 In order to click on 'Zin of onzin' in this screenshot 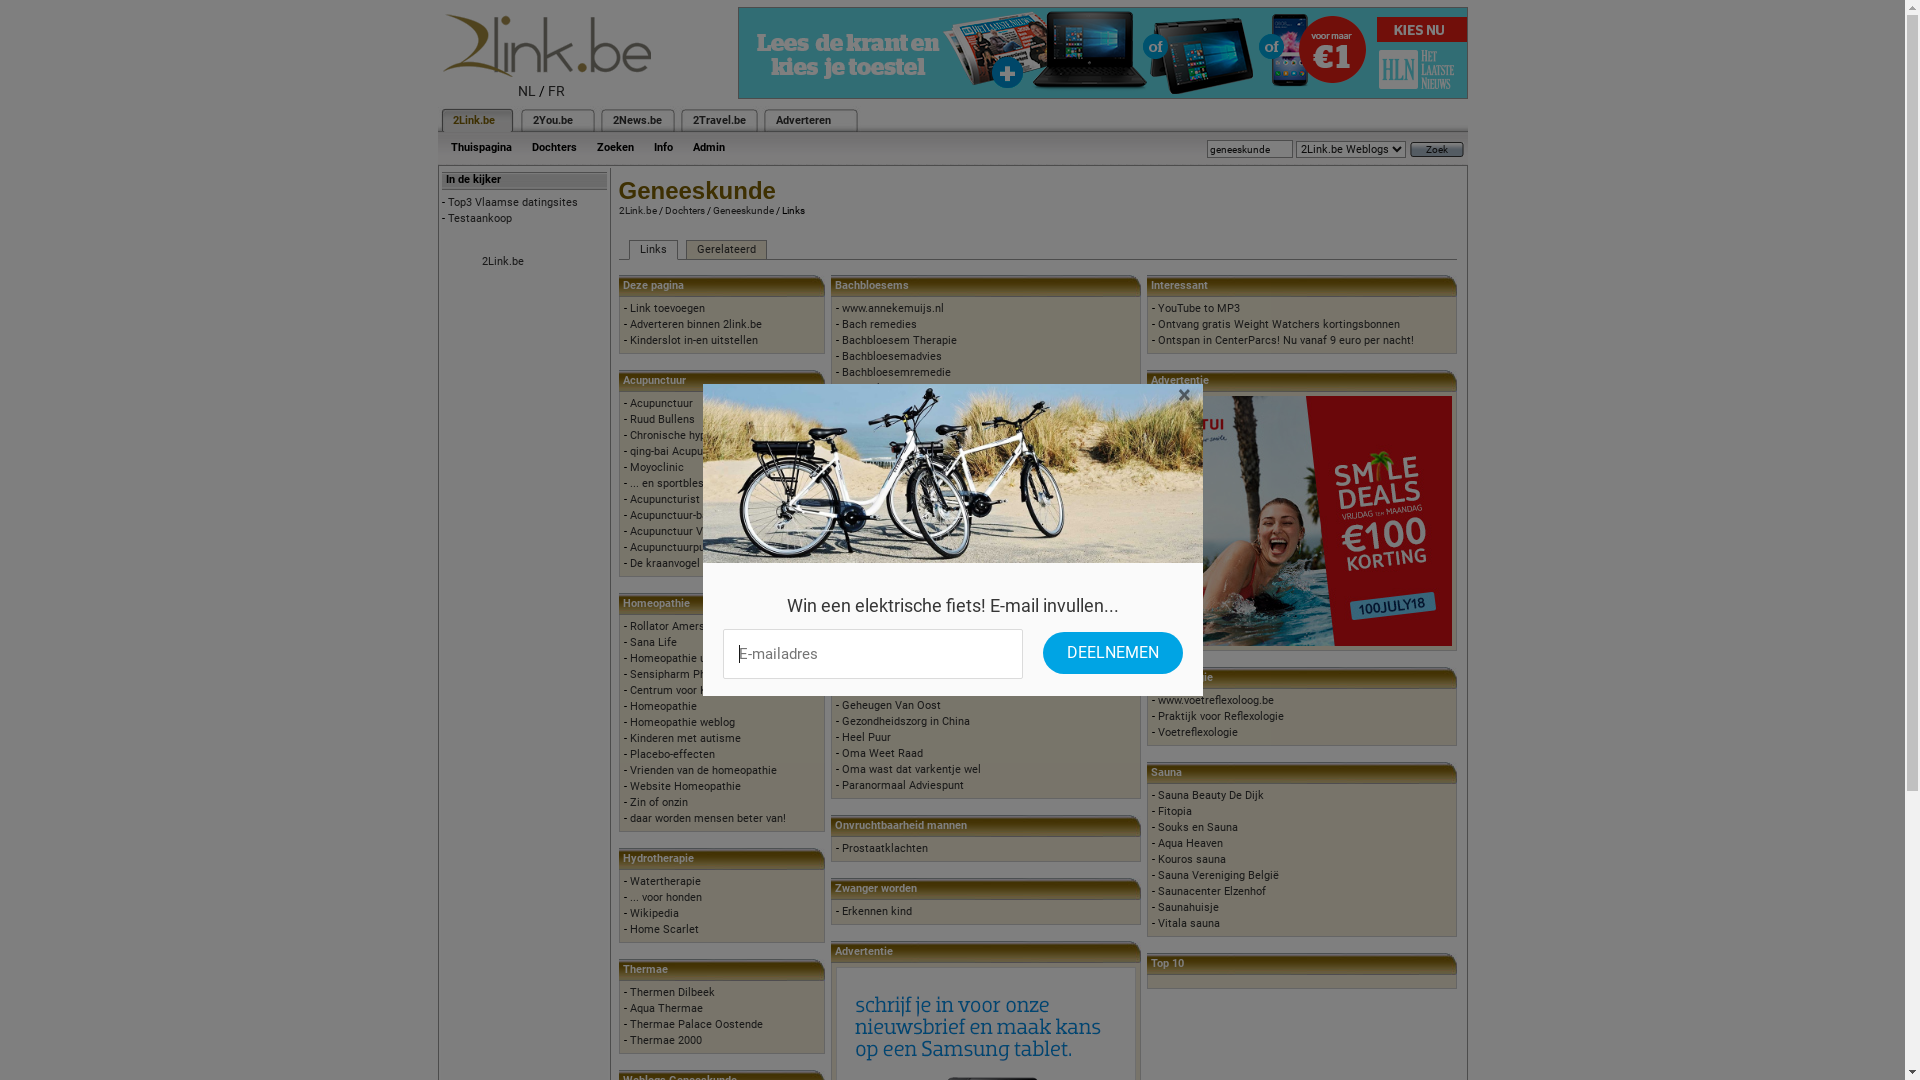, I will do `click(658, 801)`.